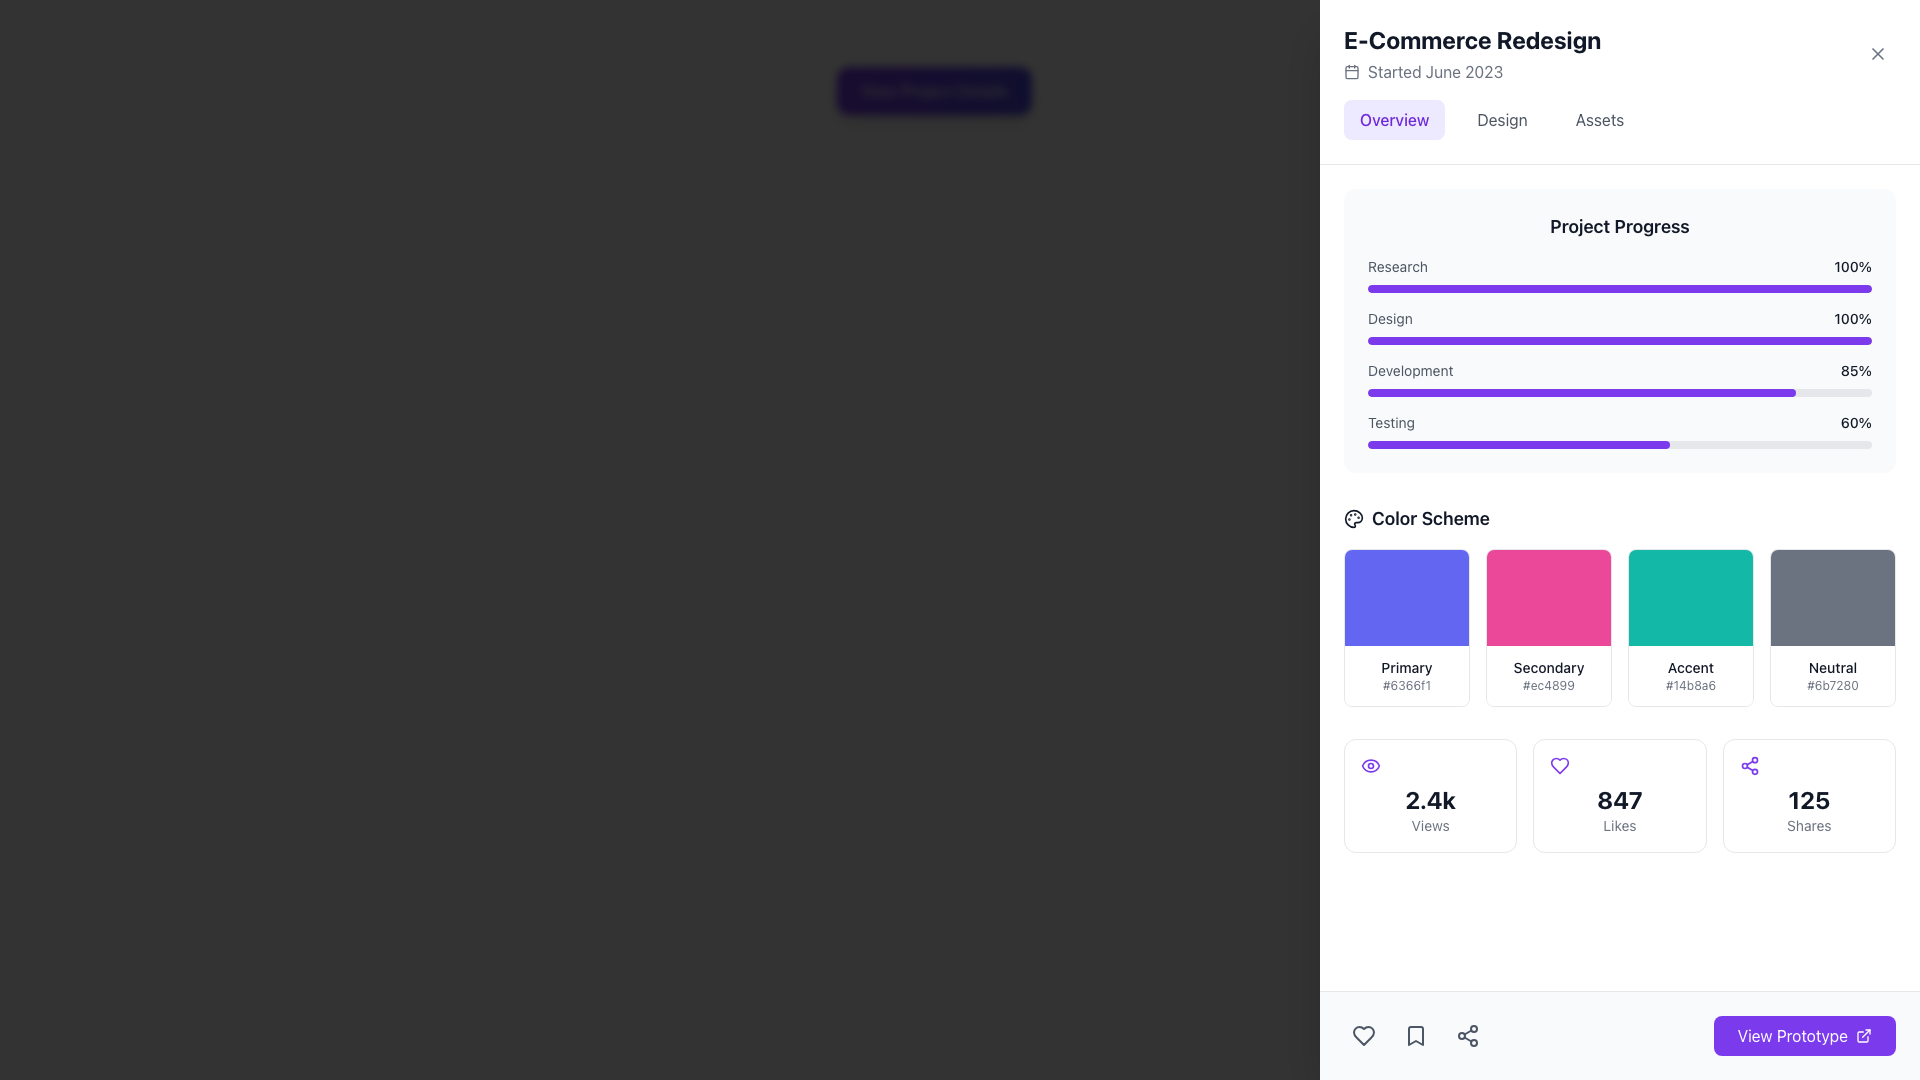 The image size is (1920, 1080). What do you see at coordinates (1620, 604) in the screenshot?
I see `the third color swatch labeled 'Accent' with the code '#14b8a6' in the 'Color Scheme' grid, located below 'Project Progress'` at bounding box center [1620, 604].